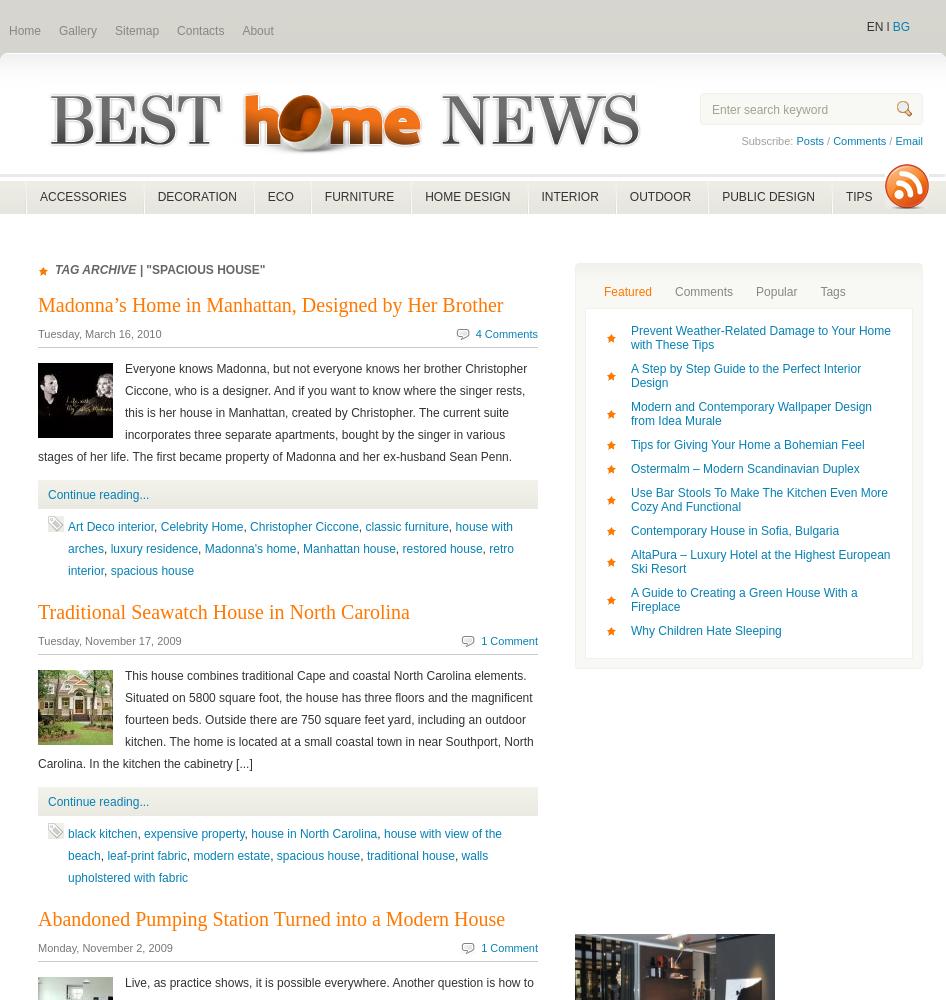 The image size is (946, 1000). What do you see at coordinates (758, 500) in the screenshot?
I see `'Use Bar Stools To Make The Kitchen Even More Cozy And Functional'` at bounding box center [758, 500].